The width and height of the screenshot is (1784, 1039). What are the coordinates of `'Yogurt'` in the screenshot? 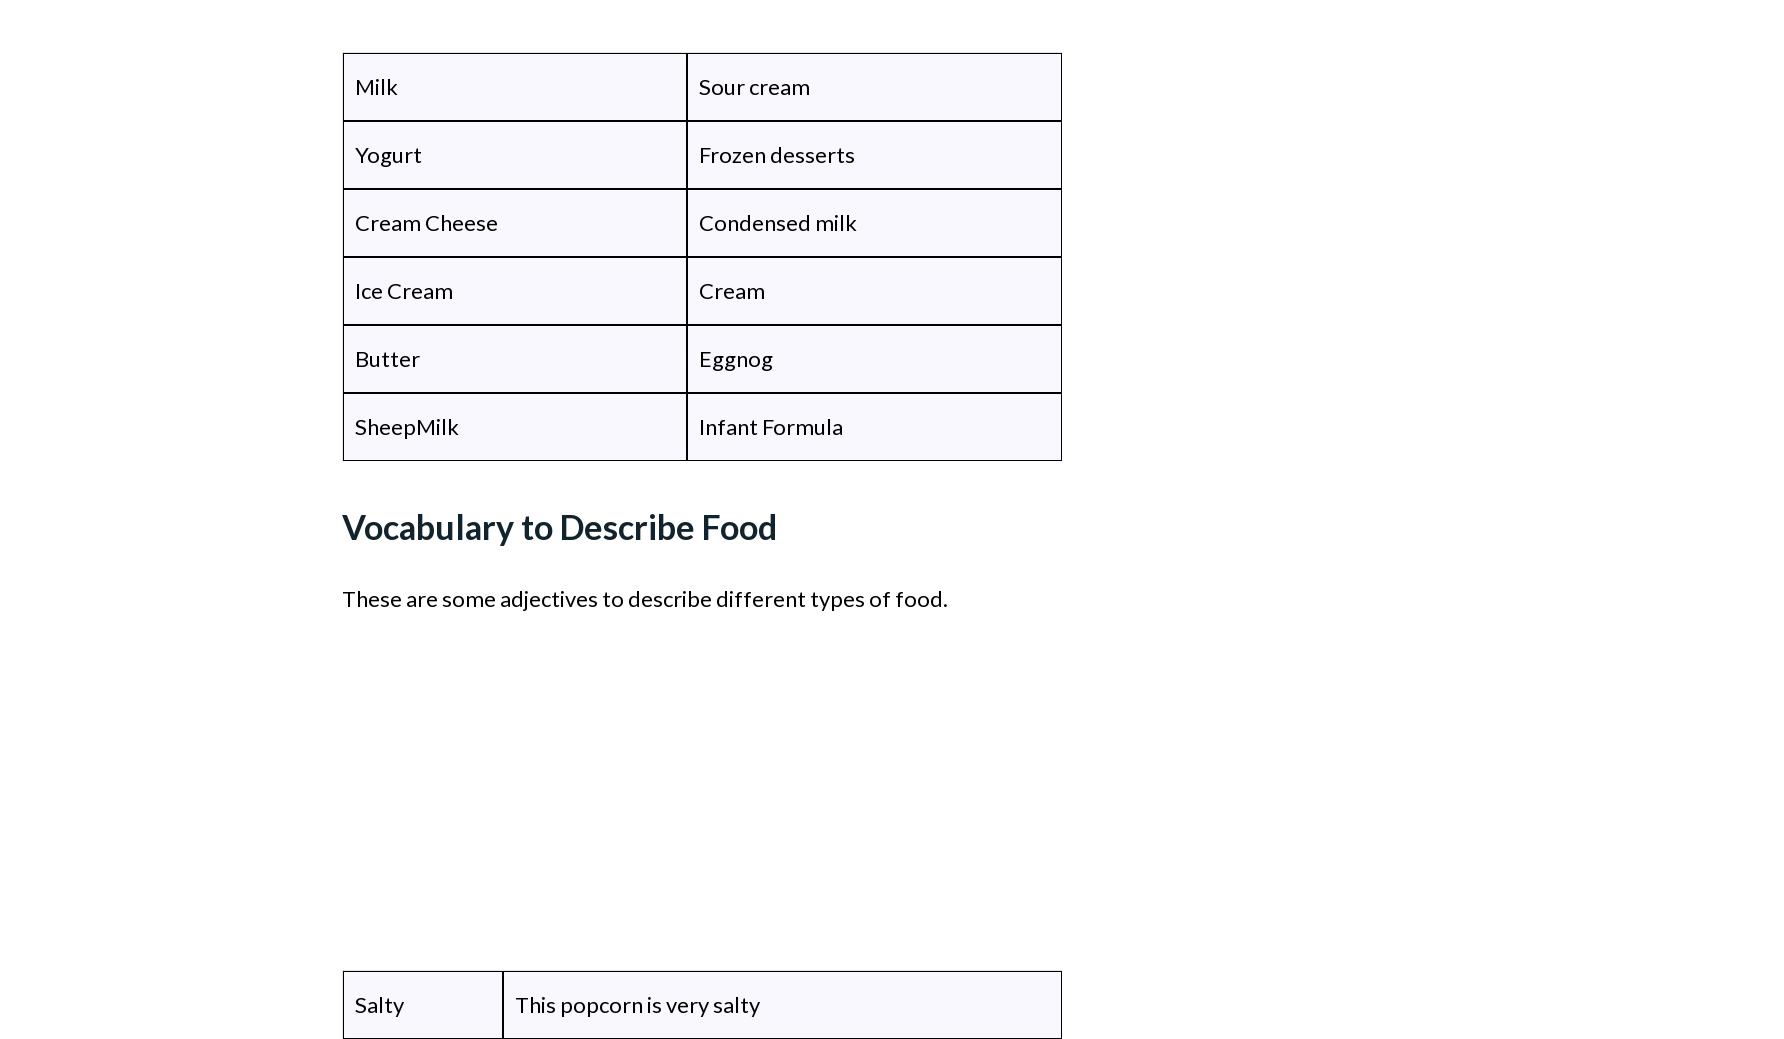 It's located at (387, 153).